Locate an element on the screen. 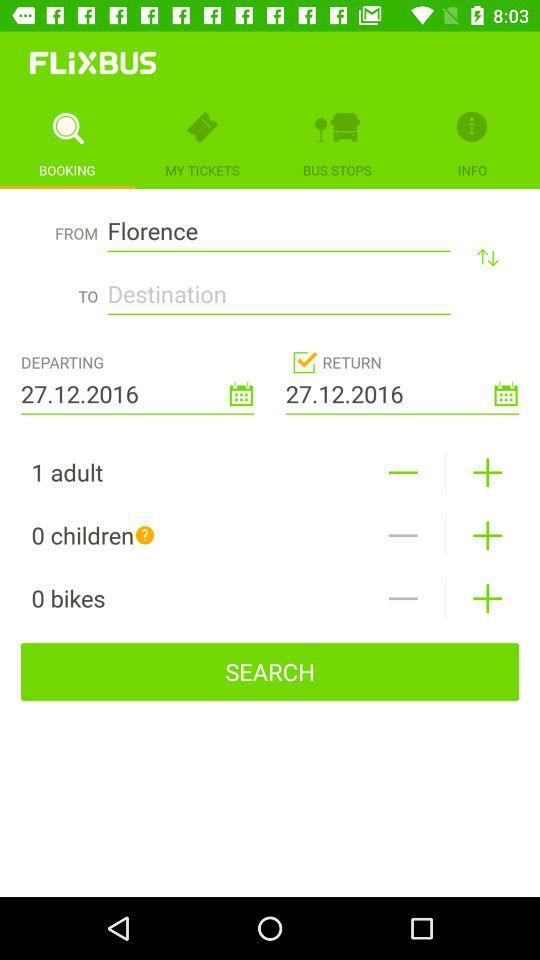  the add icon is located at coordinates (486, 472).